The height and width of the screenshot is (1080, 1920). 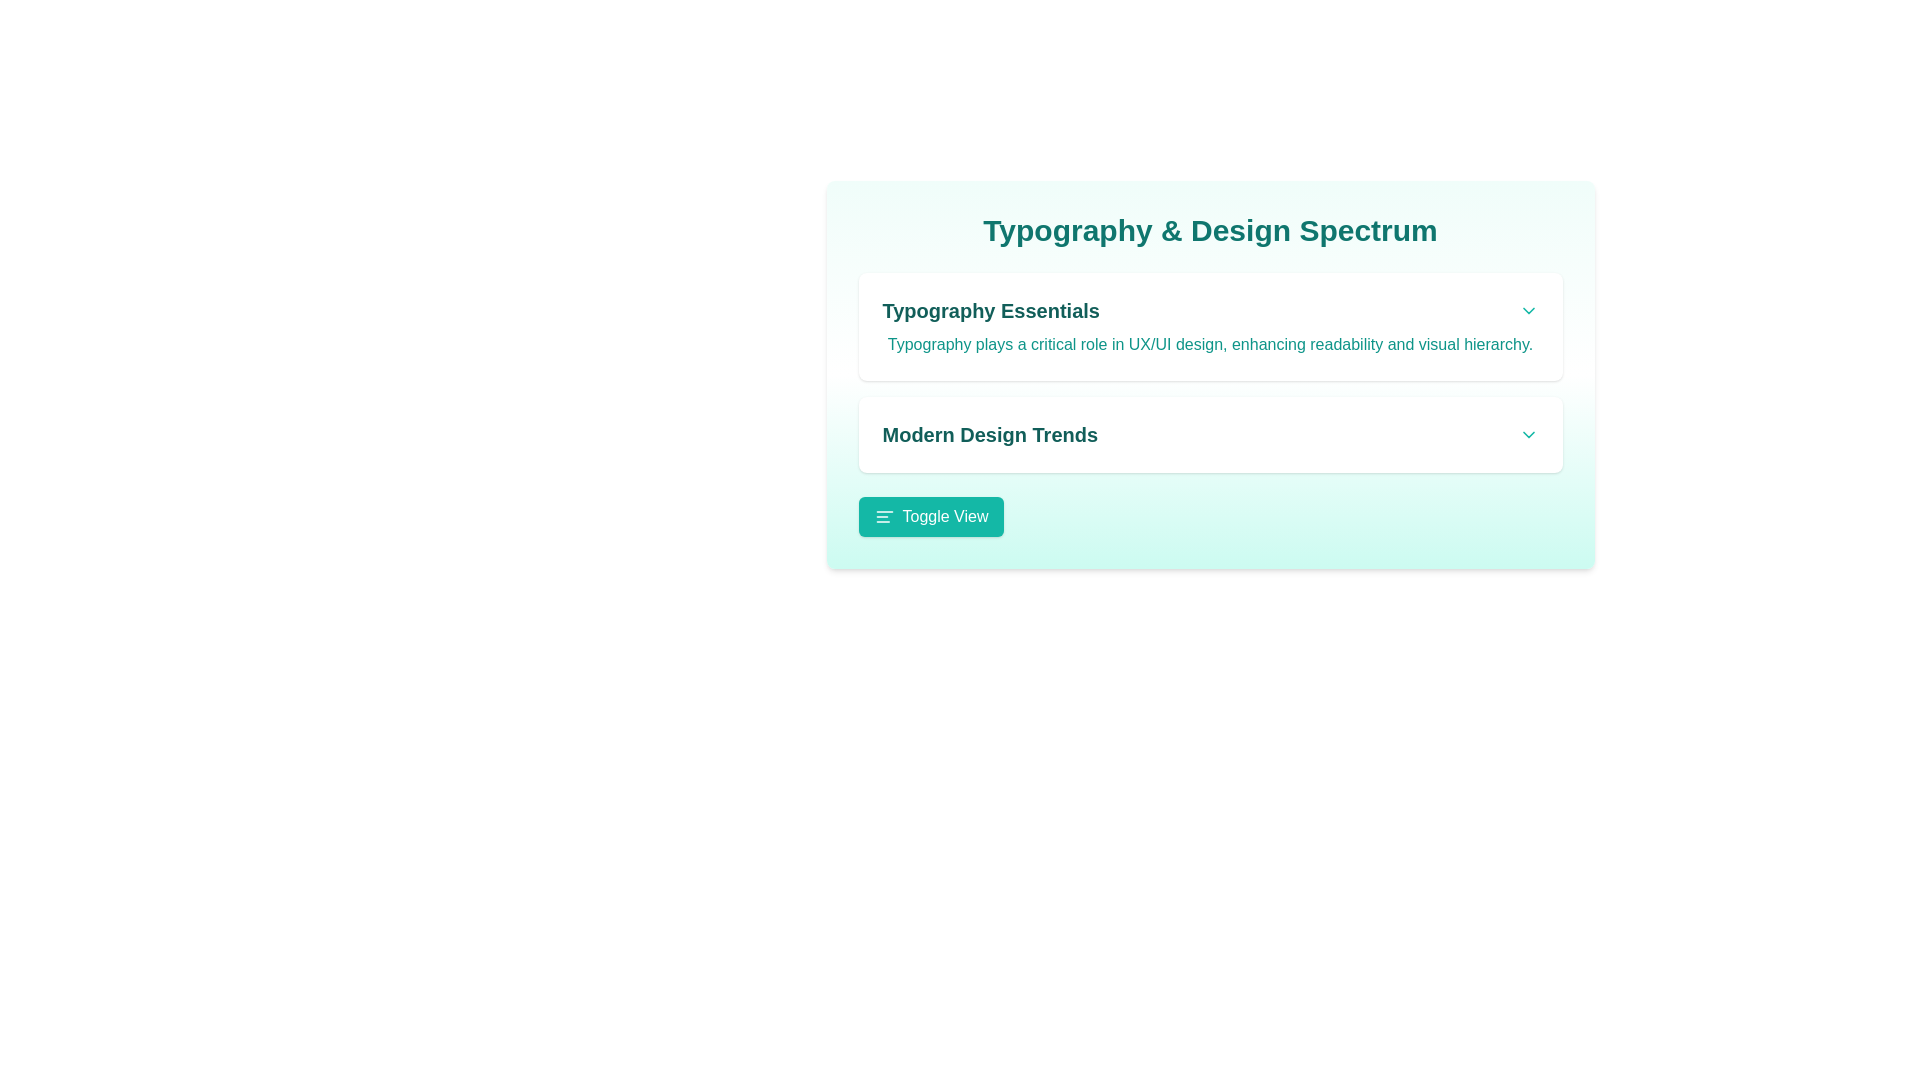 I want to click on the informational card titled 'Typography Essentials', which provides details about typography's importance in UX/UI design, so click(x=1209, y=326).